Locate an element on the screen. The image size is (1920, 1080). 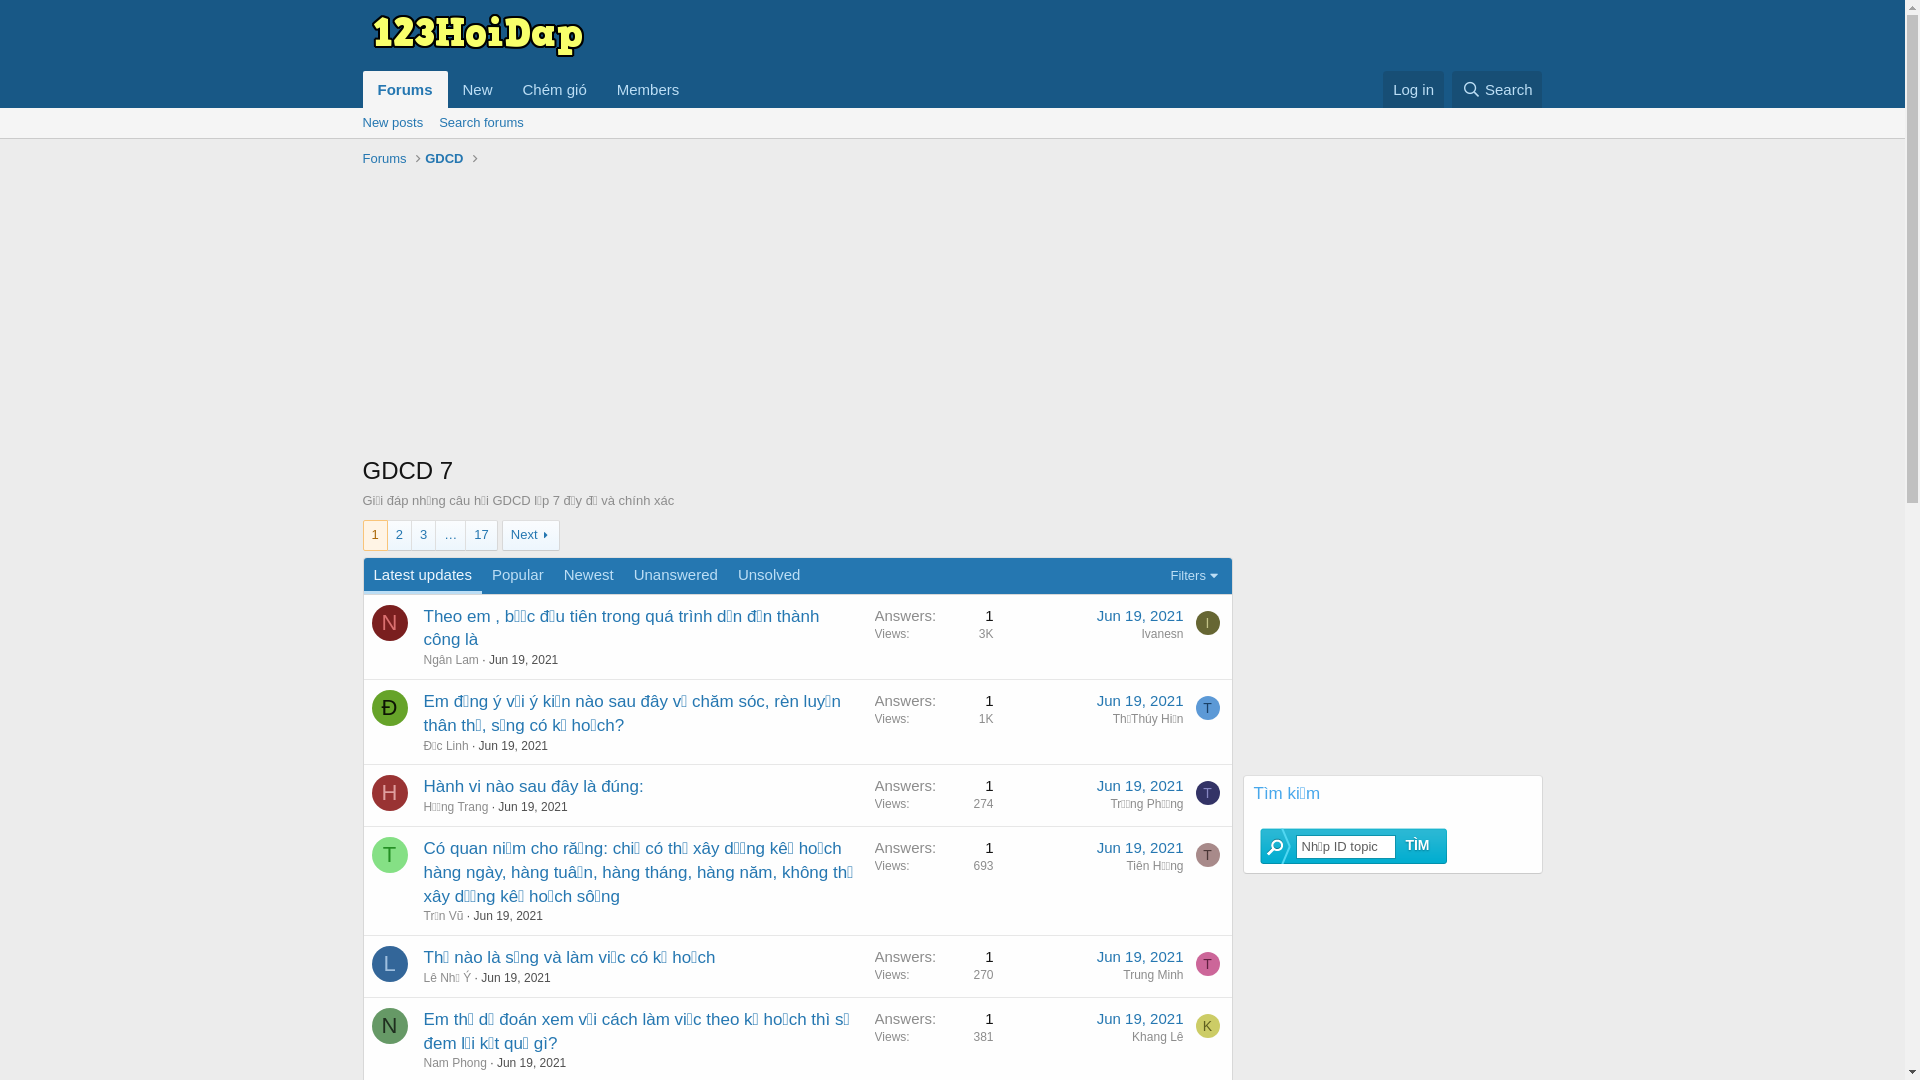
'Jun 19, 2021' is located at coordinates (531, 1062).